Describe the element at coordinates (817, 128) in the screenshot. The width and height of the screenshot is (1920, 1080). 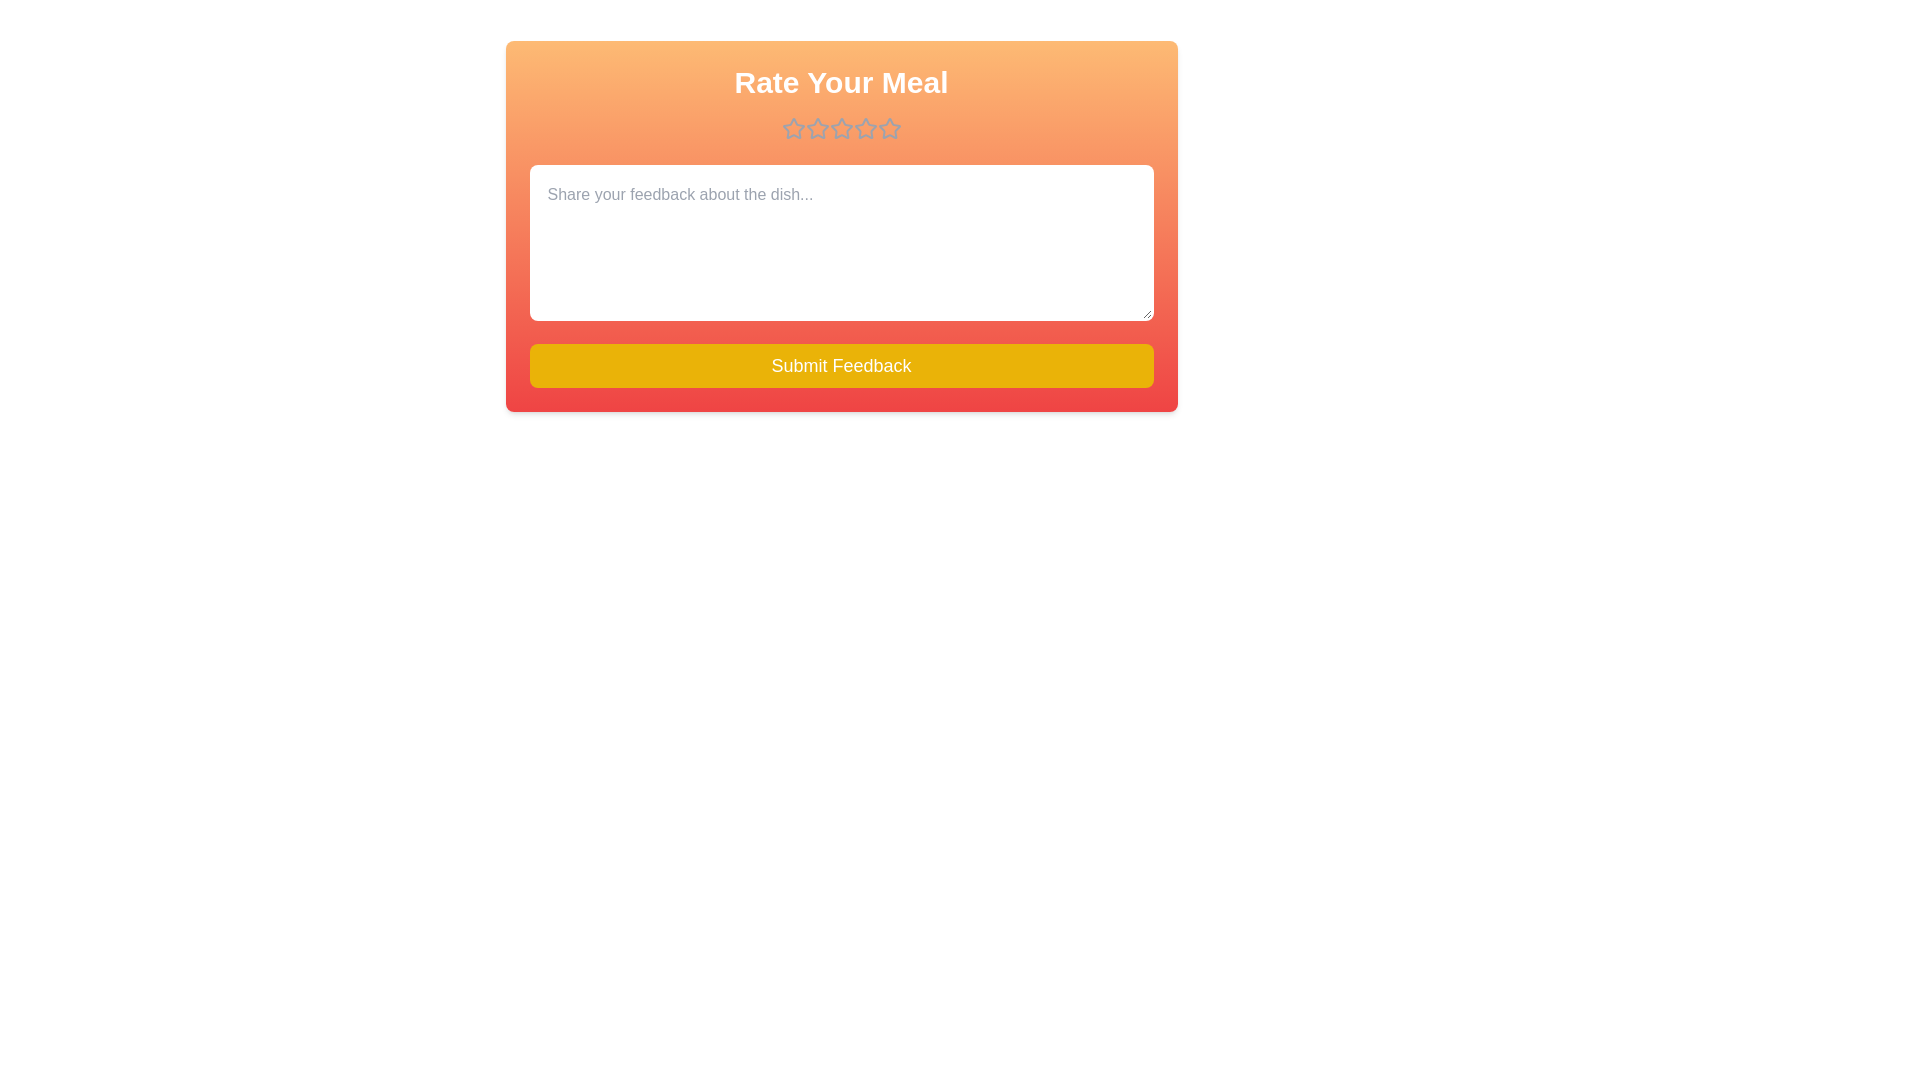
I see `the star corresponding to 2 to preview the rating` at that location.